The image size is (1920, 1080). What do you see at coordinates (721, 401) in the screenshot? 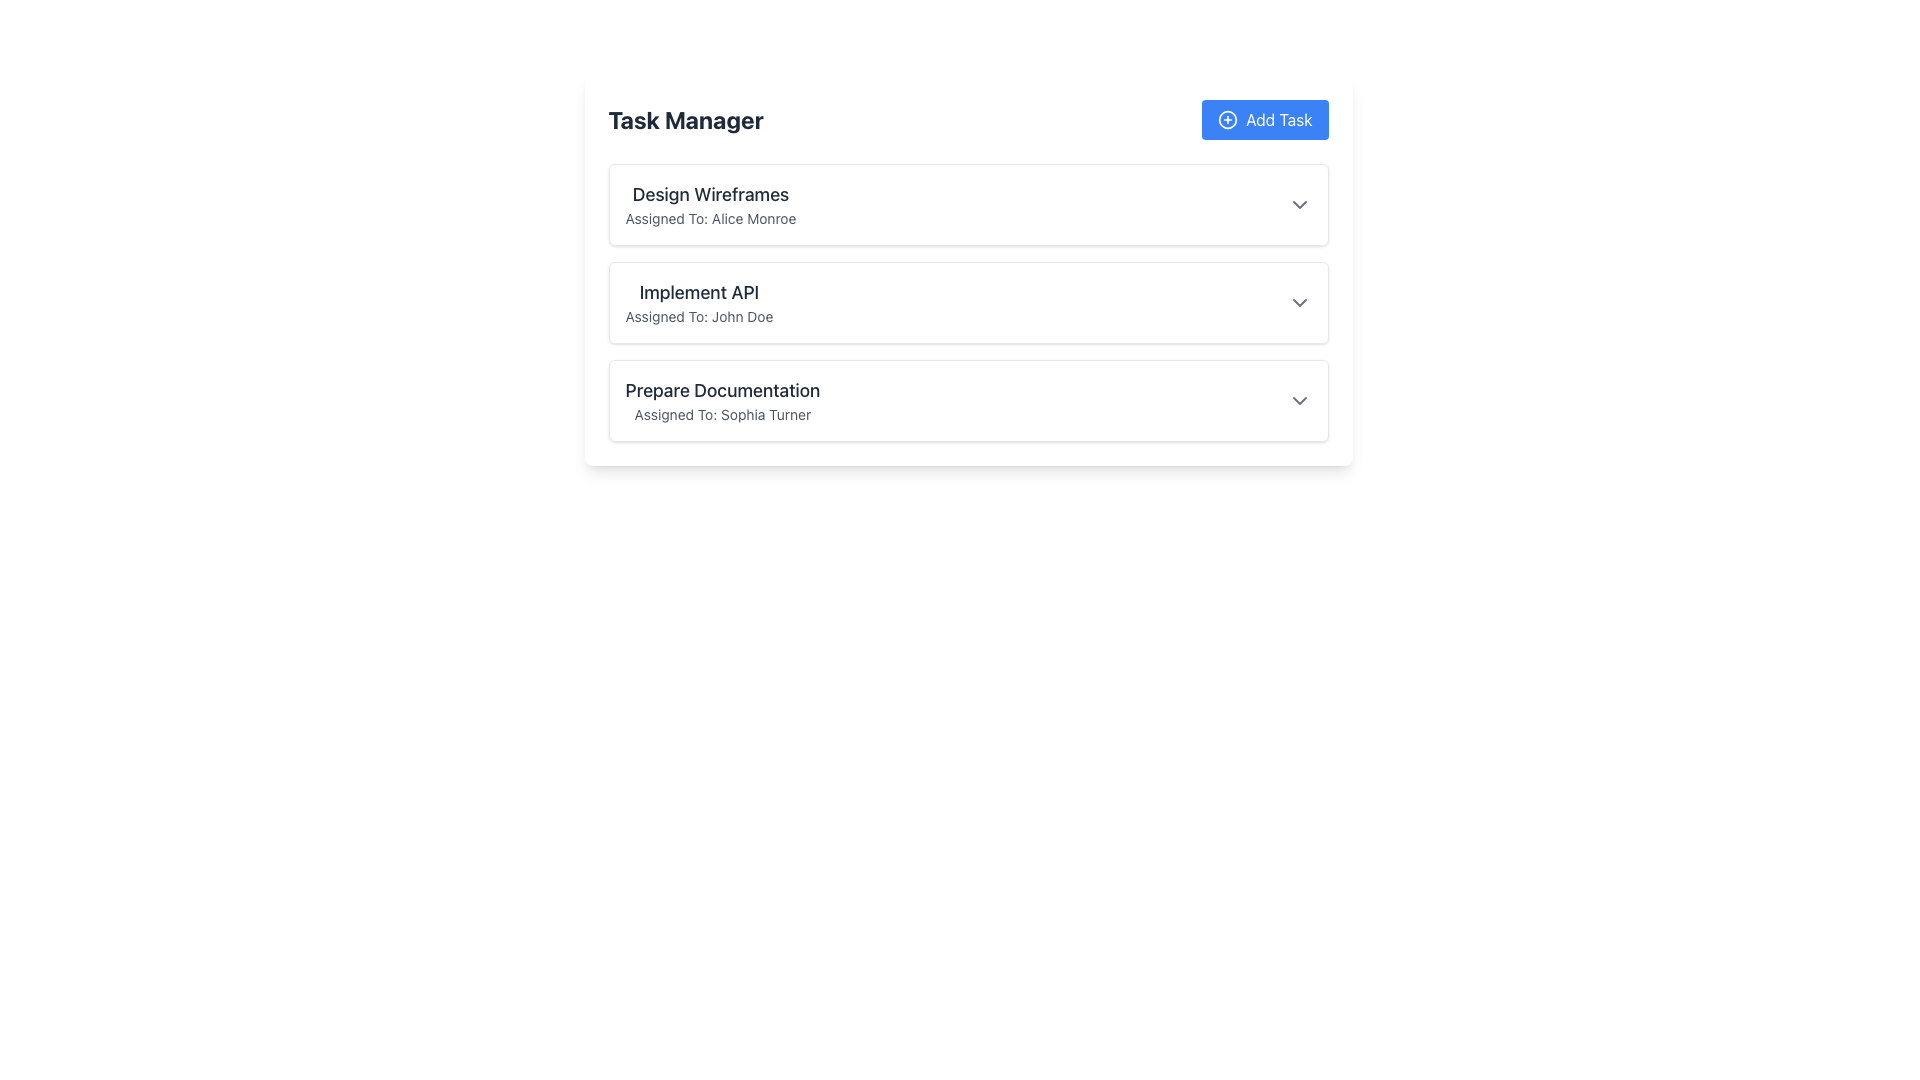
I see `the third task item in the task manager interface, which displays the task's title and the person assigned to it` at bounding box center [721, 401].